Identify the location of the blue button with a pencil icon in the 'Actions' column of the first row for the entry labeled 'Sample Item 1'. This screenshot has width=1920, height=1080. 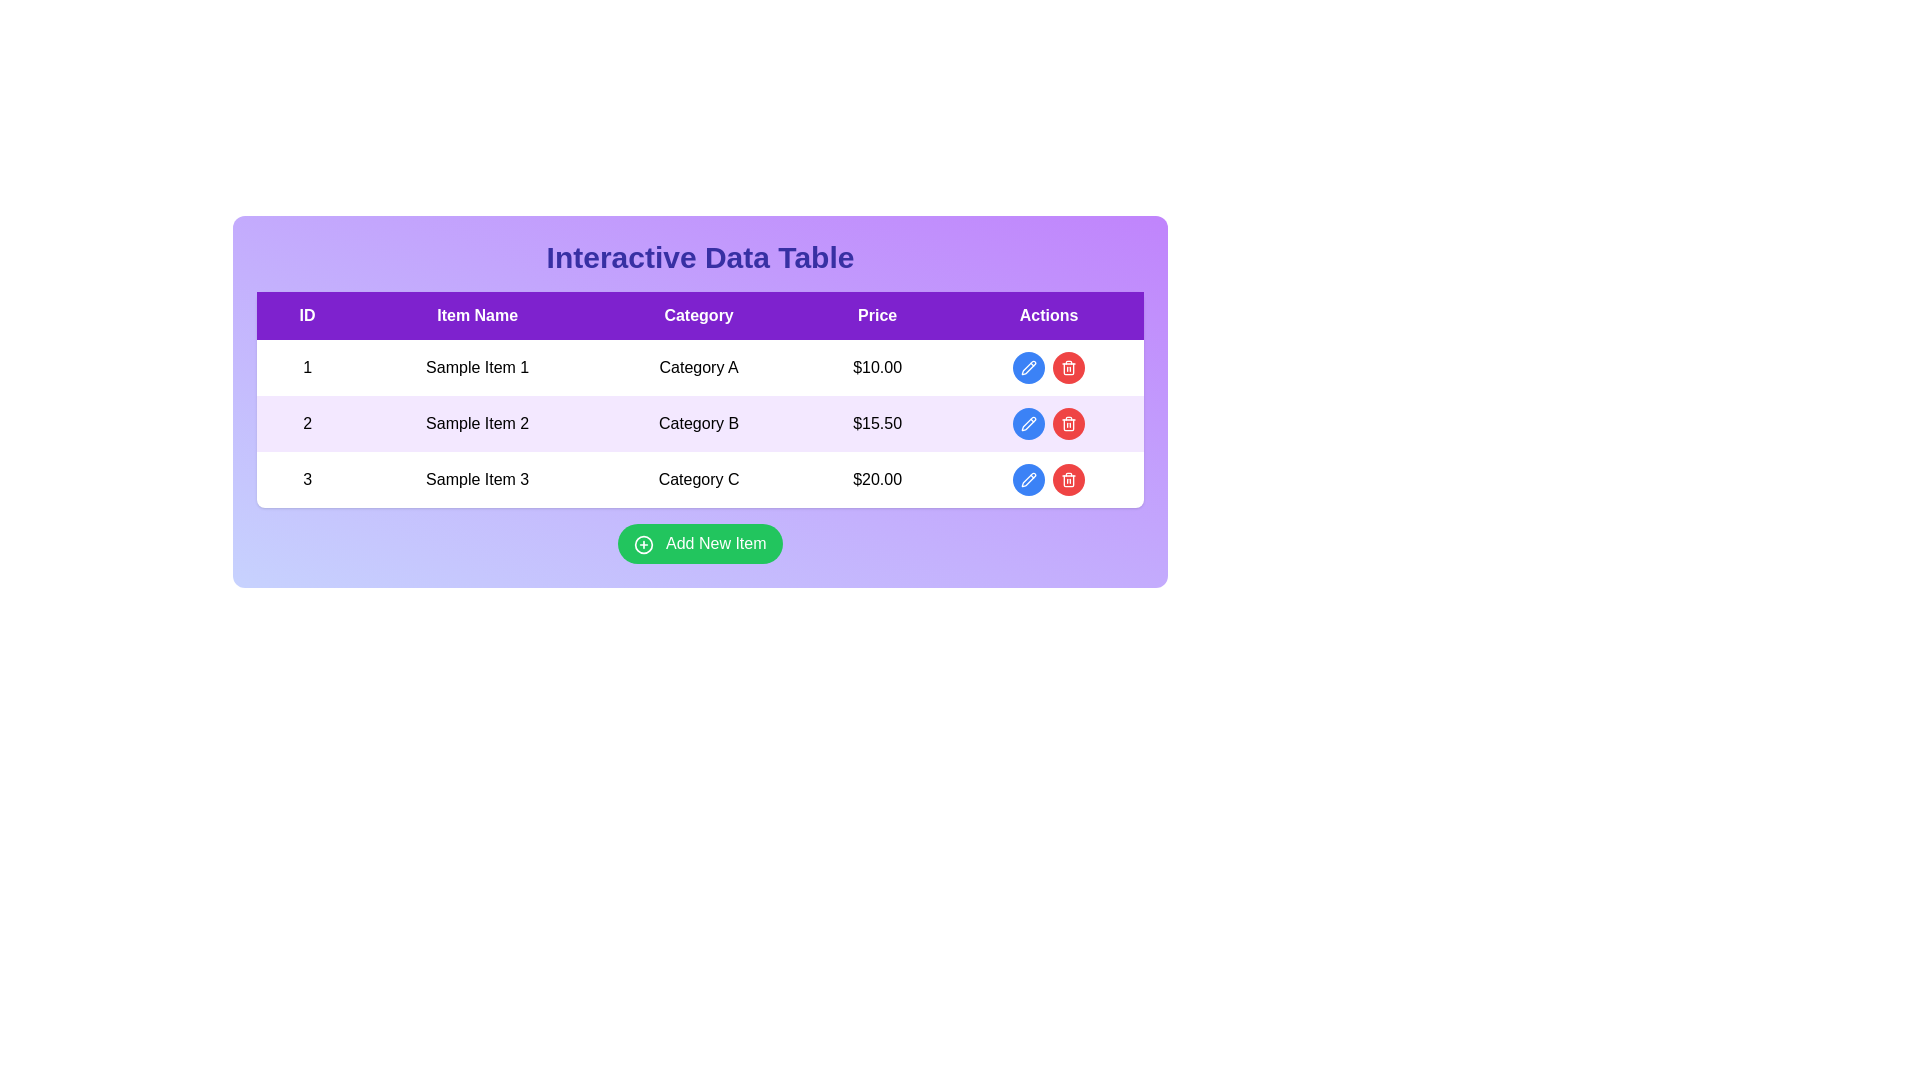
(1048, 367).